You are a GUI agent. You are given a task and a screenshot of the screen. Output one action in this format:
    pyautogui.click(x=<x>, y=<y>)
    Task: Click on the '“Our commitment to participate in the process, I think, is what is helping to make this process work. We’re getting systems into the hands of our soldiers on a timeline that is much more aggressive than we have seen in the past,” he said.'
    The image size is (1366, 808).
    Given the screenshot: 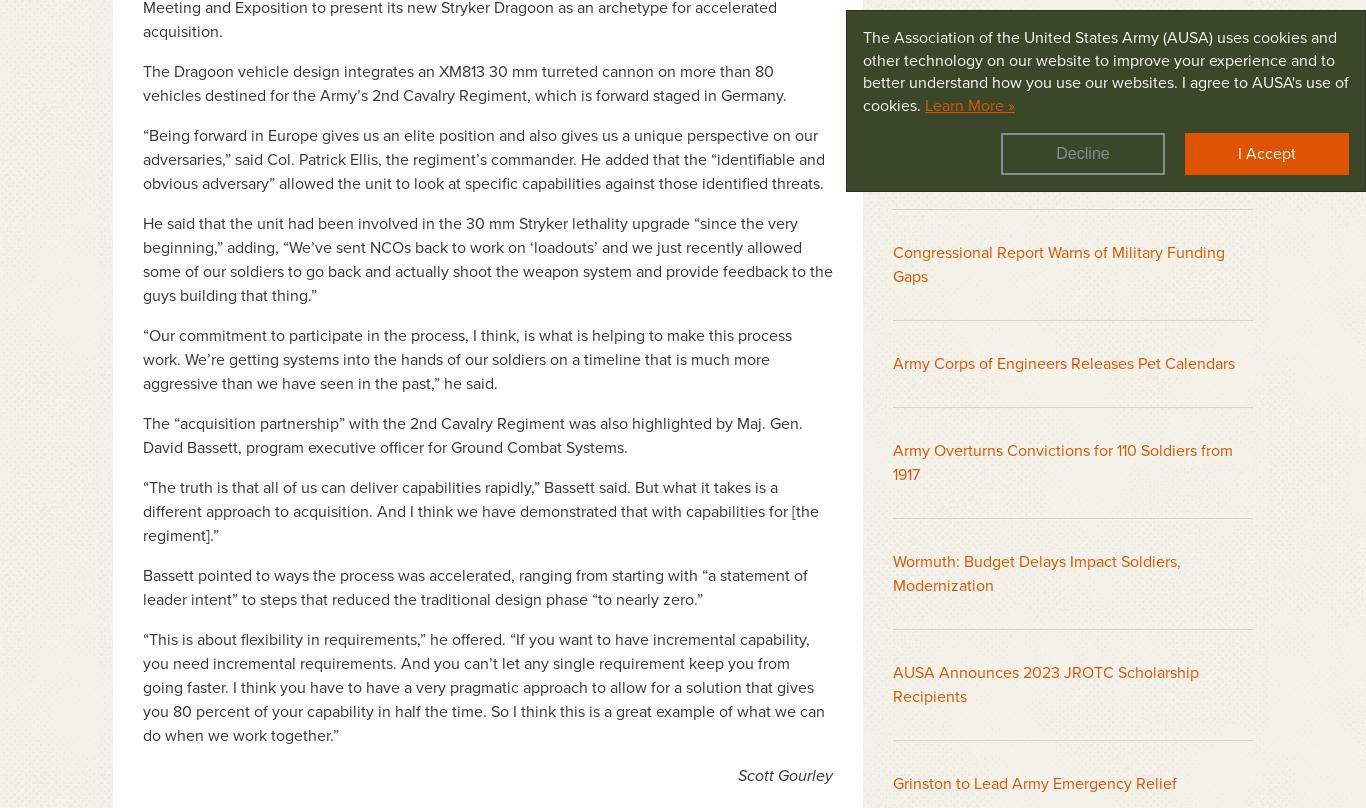 What is the action you would take?
    pyautogui.click(x=467, y=358)
    